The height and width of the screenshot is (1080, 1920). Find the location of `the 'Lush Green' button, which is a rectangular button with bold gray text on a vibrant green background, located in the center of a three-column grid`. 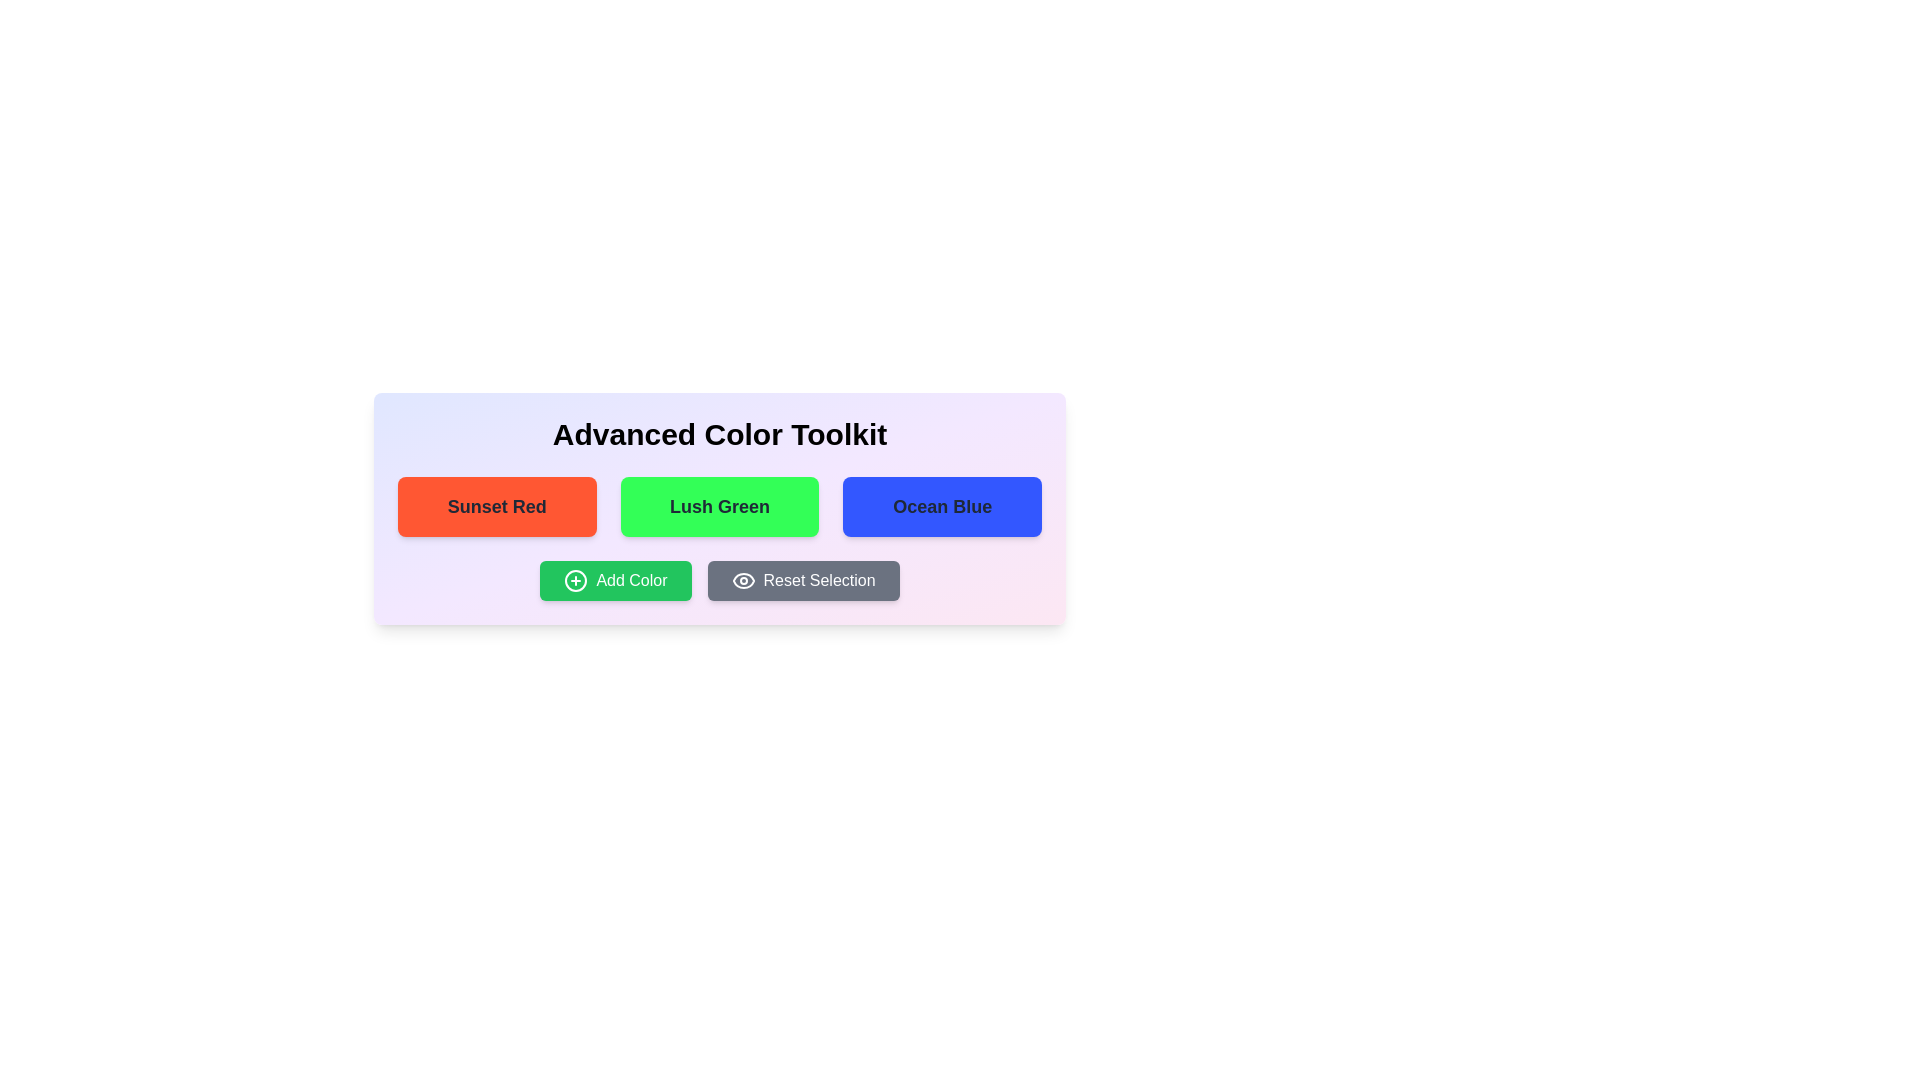

the 'Lush Green' button, which is a rectangular button with bold gray text on a vibrant green background, located in the center of a three-column grid is located at coordinates (720, 505).